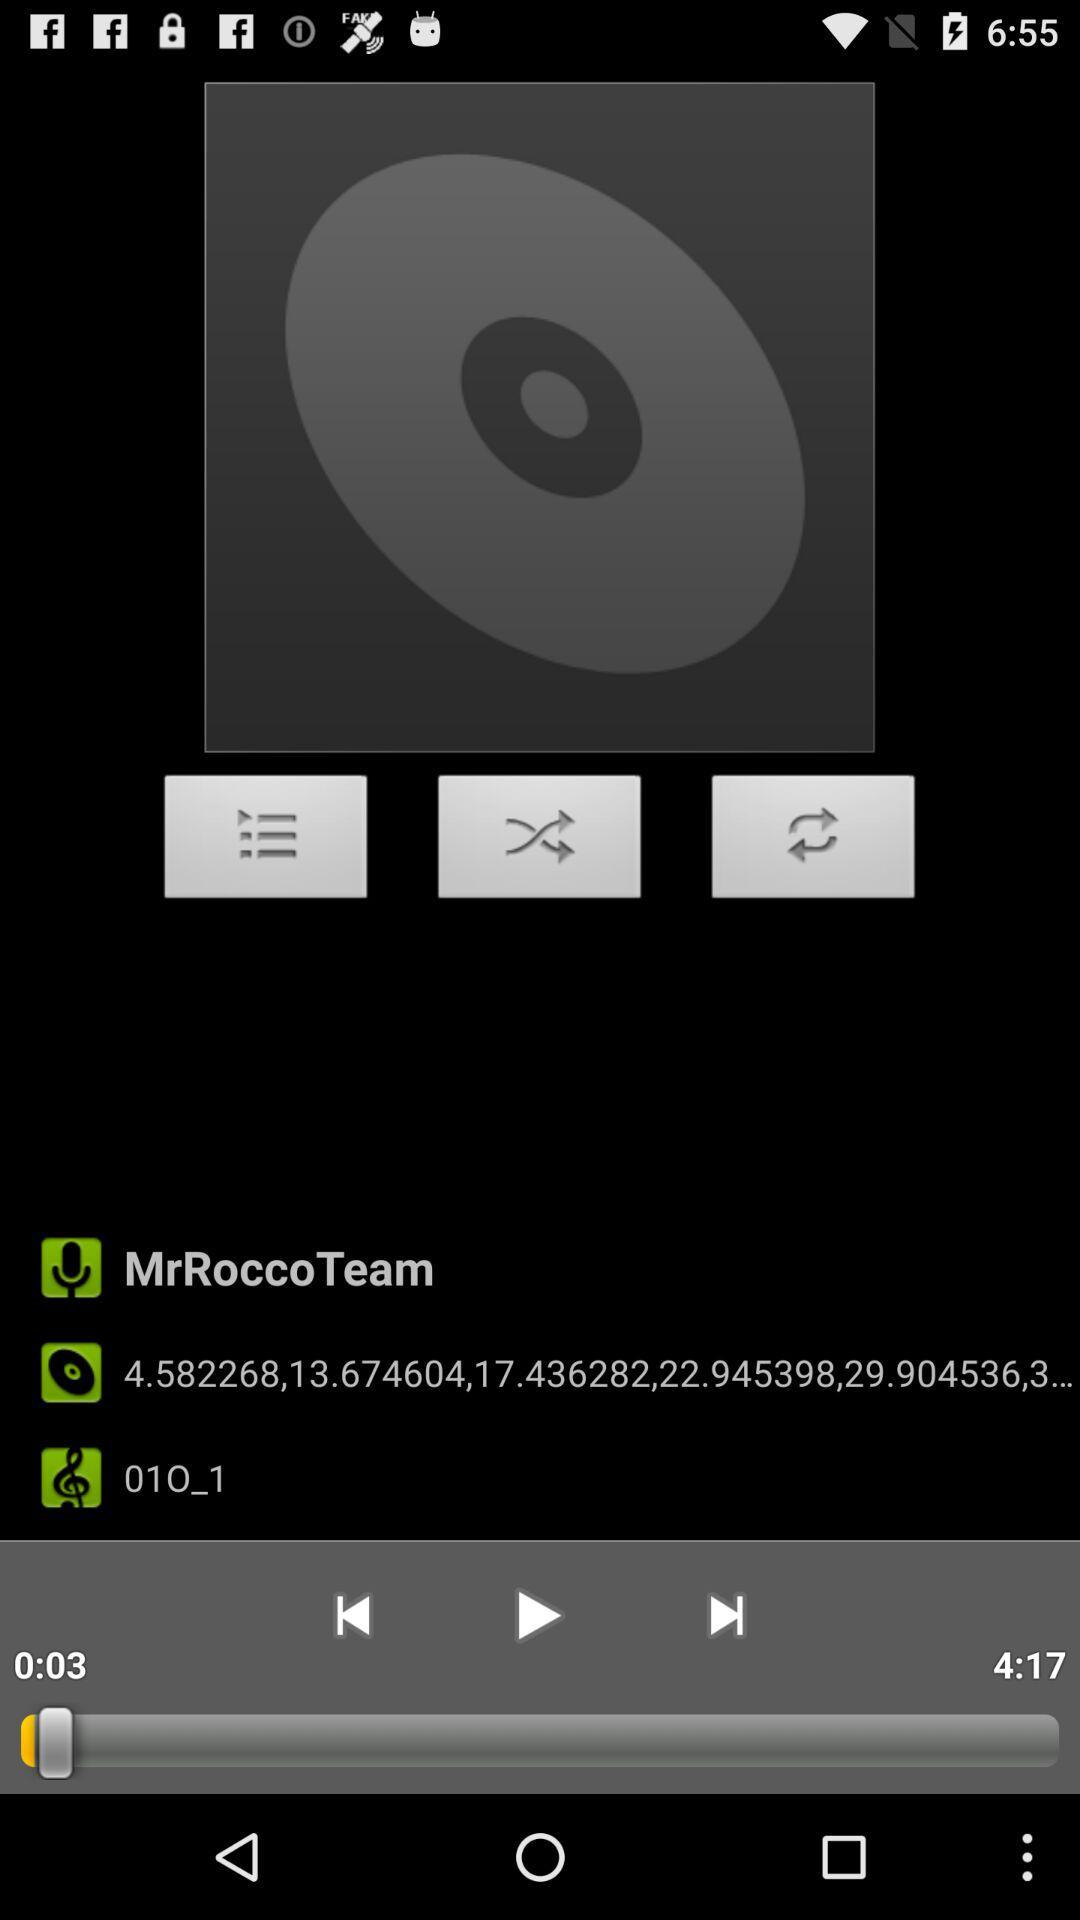 The height and width of the screenshot is (1920, 1080). What do you see at coordinates (265, 842) in the screenshot?
I see `the item above mrroccoteam item` at bounding box center [265, 842].